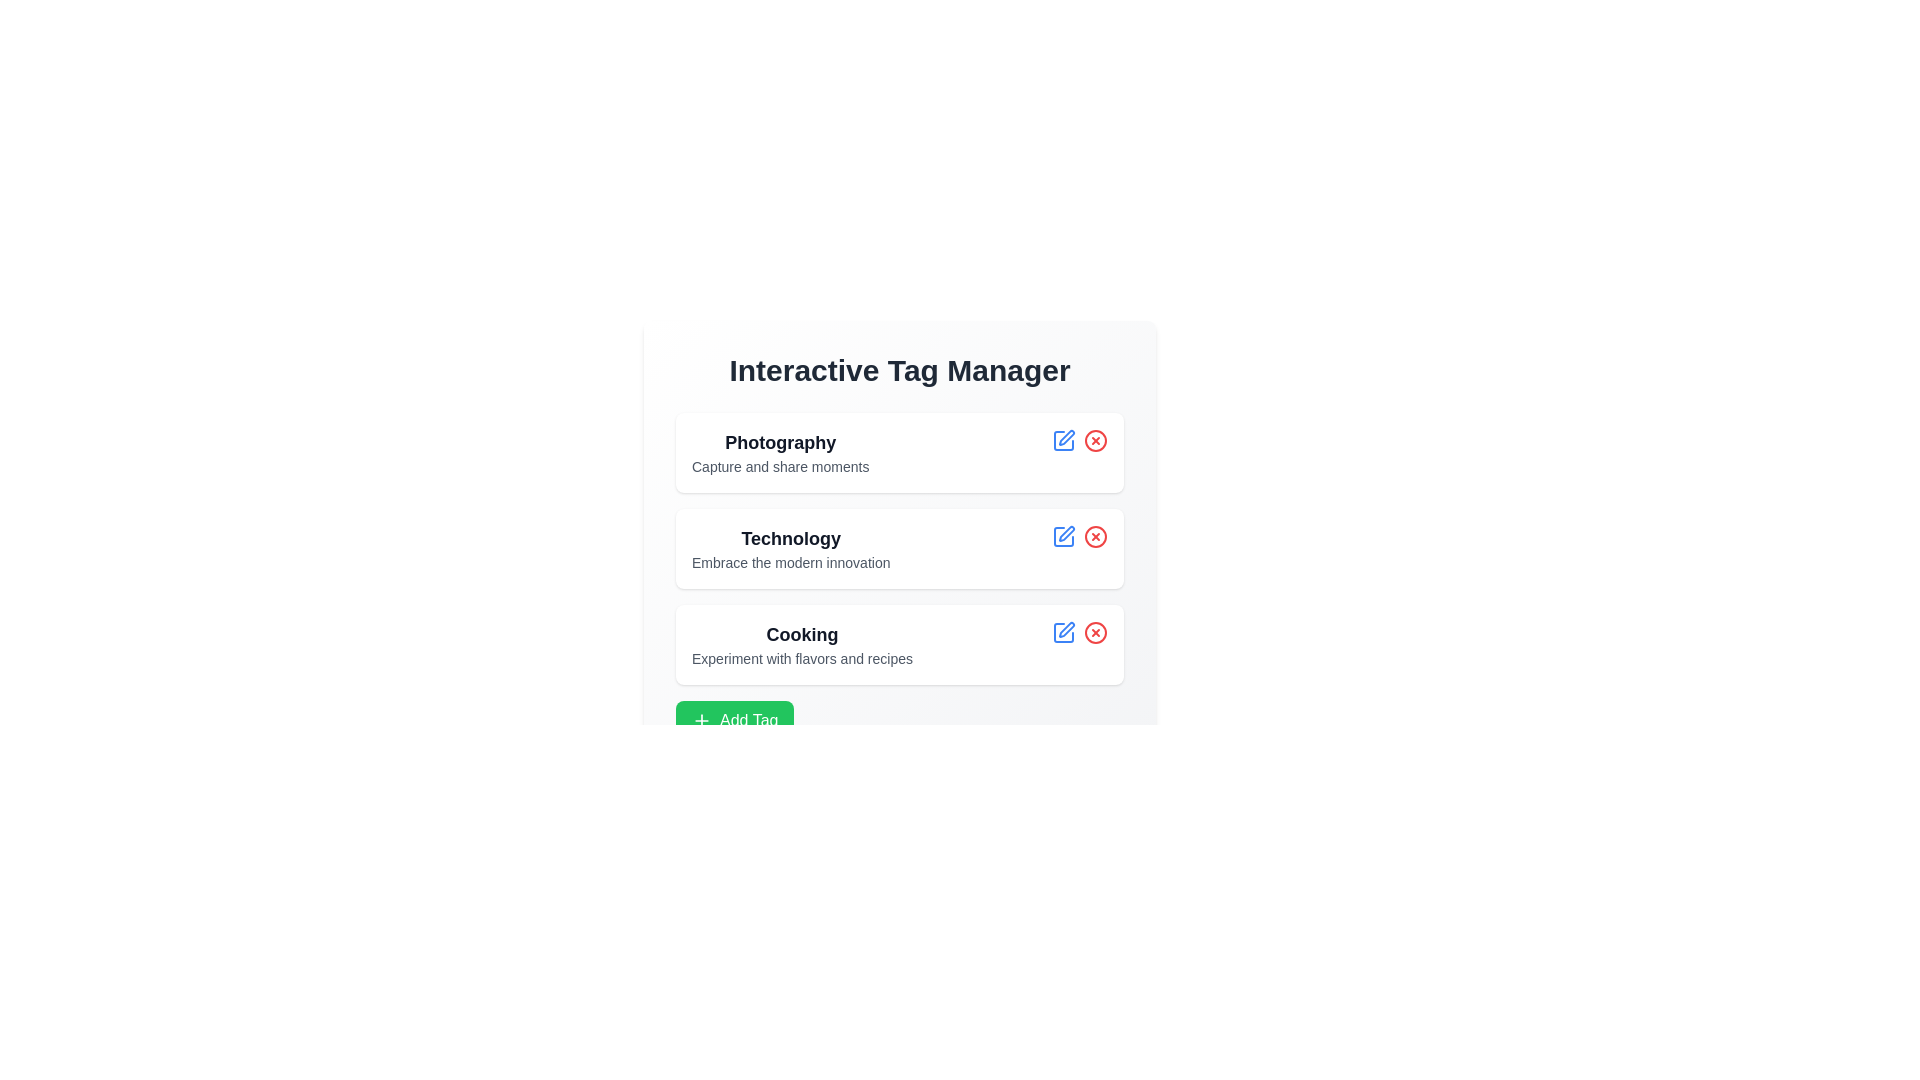 The width and height of the screenshot is (1920, 1080). Describe the element at coordinates (1063, 535) in the screenshot. I see `the leftmost edit icon button at the top right corner of the 'Technology' card to initiate edit` at that location.